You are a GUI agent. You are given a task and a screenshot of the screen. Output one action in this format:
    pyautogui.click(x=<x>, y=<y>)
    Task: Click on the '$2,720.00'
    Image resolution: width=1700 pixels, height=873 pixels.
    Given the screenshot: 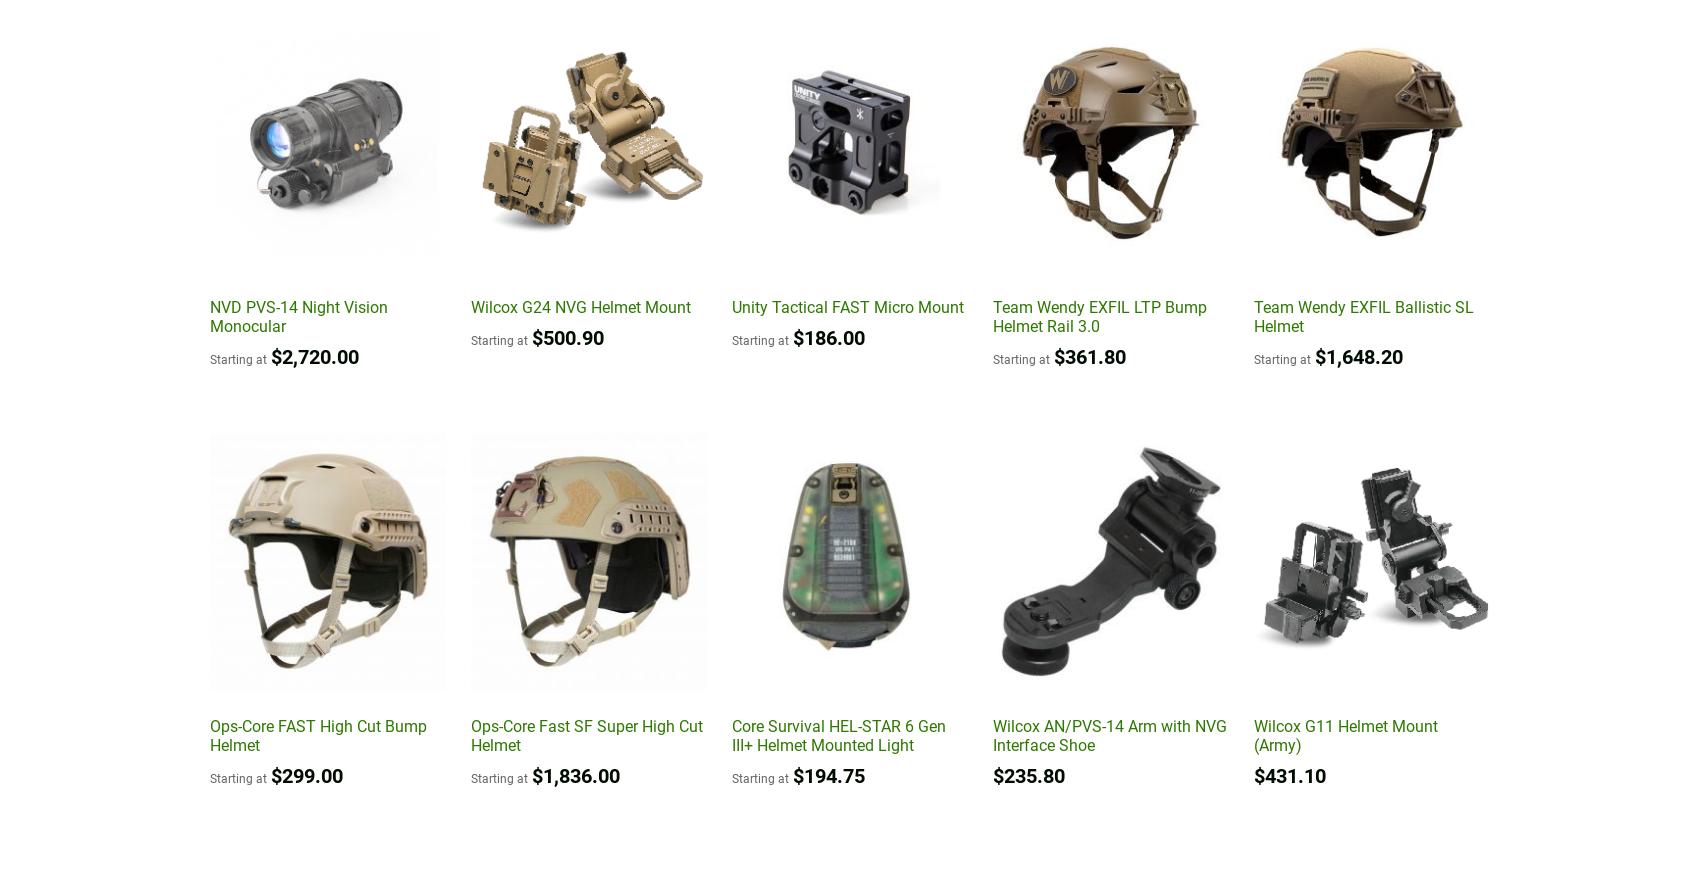 What is the action you would take?
    pyautogui.click(x=270, y=355)
    